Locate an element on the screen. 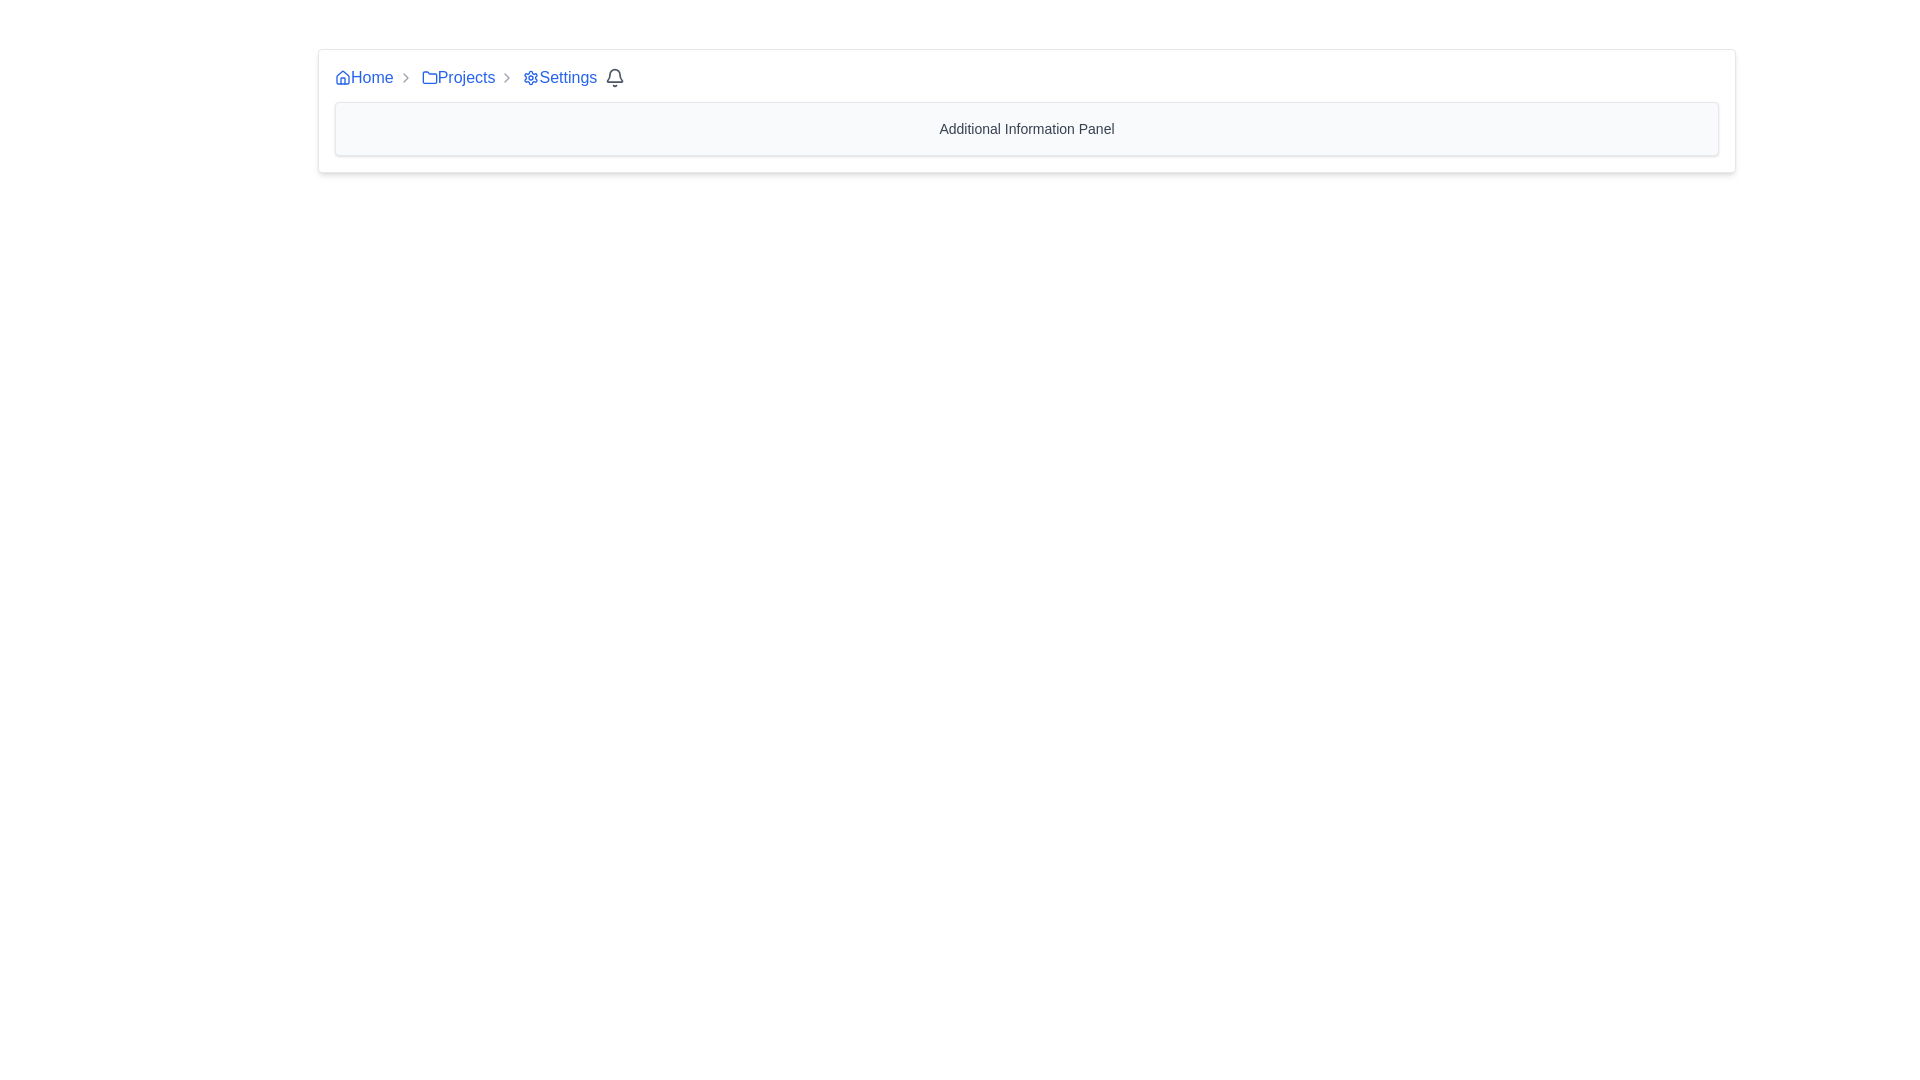 The width and height of the screenshot is (1920, 1080). the 'Home' text label, which is styled in blue and located within the navigation bar is located at coordinates (372, 76).